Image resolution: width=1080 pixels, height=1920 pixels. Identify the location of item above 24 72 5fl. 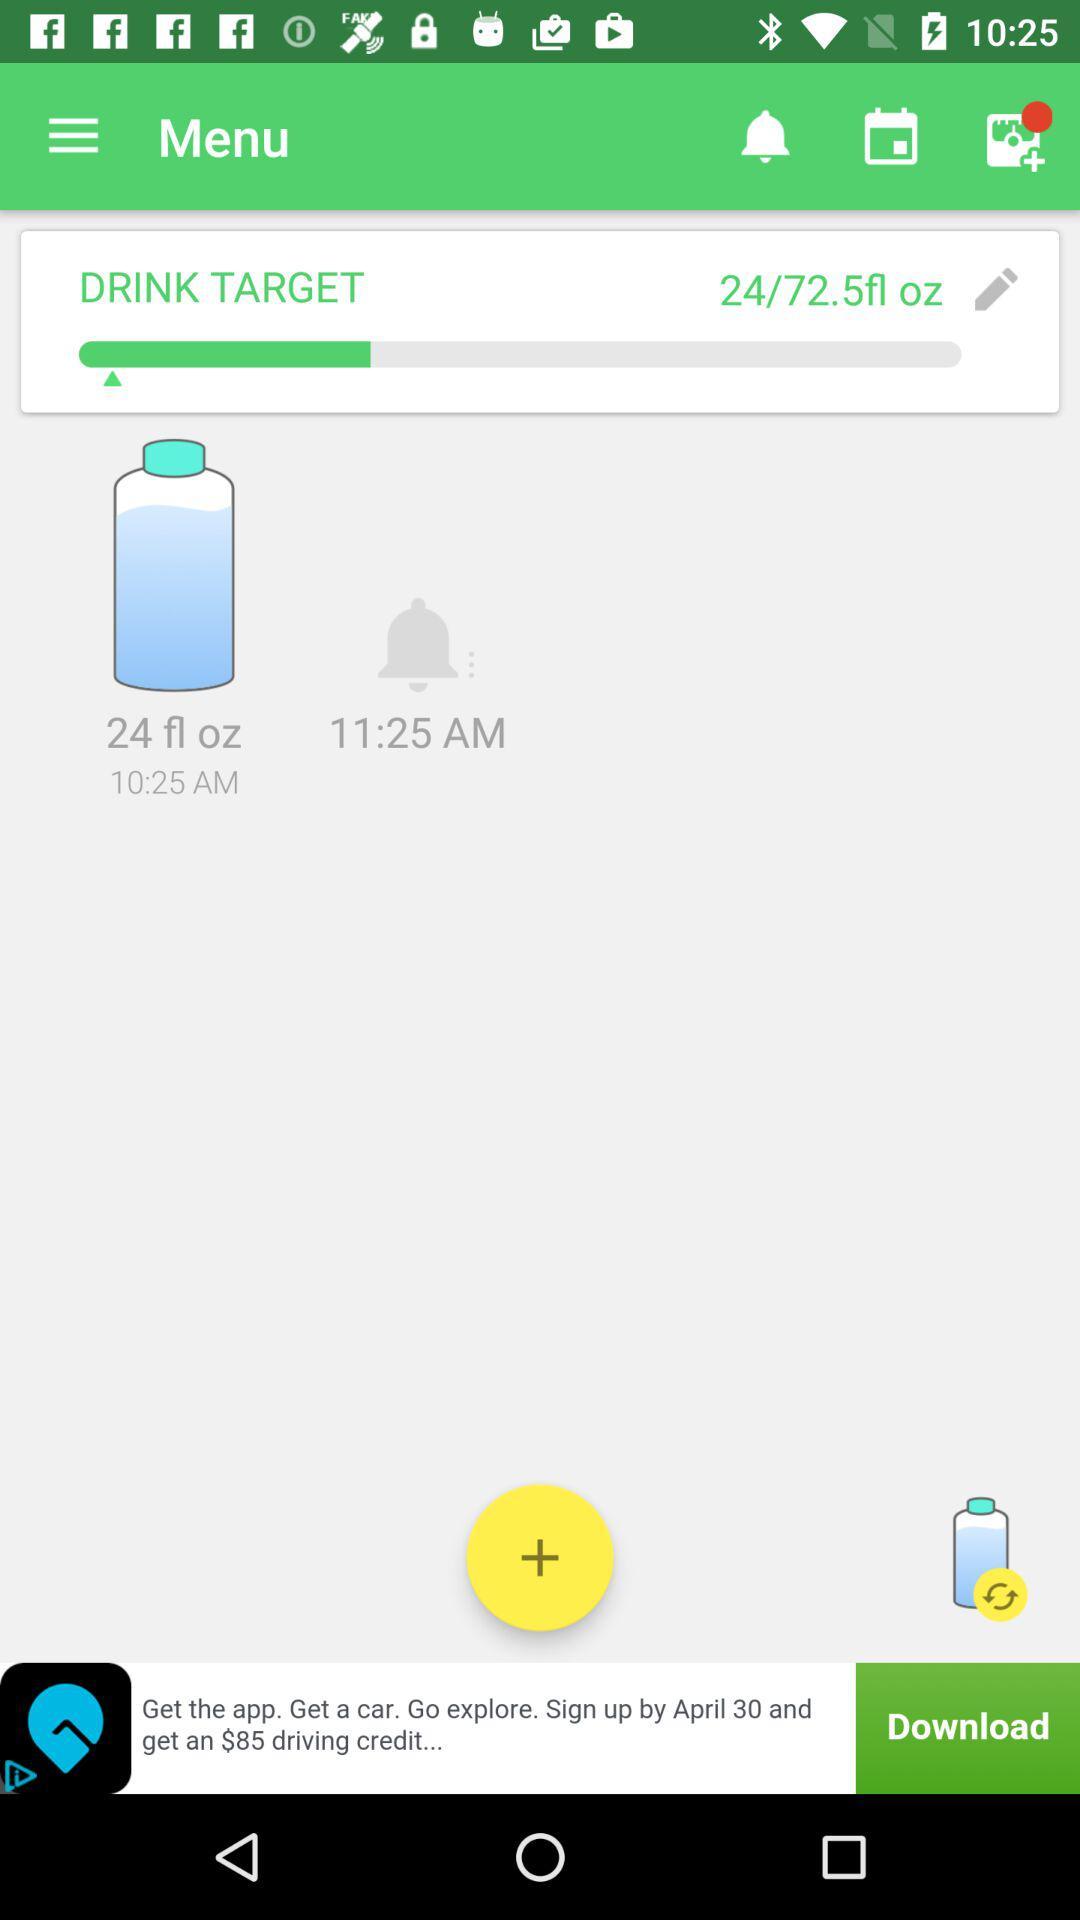
(890, 135).